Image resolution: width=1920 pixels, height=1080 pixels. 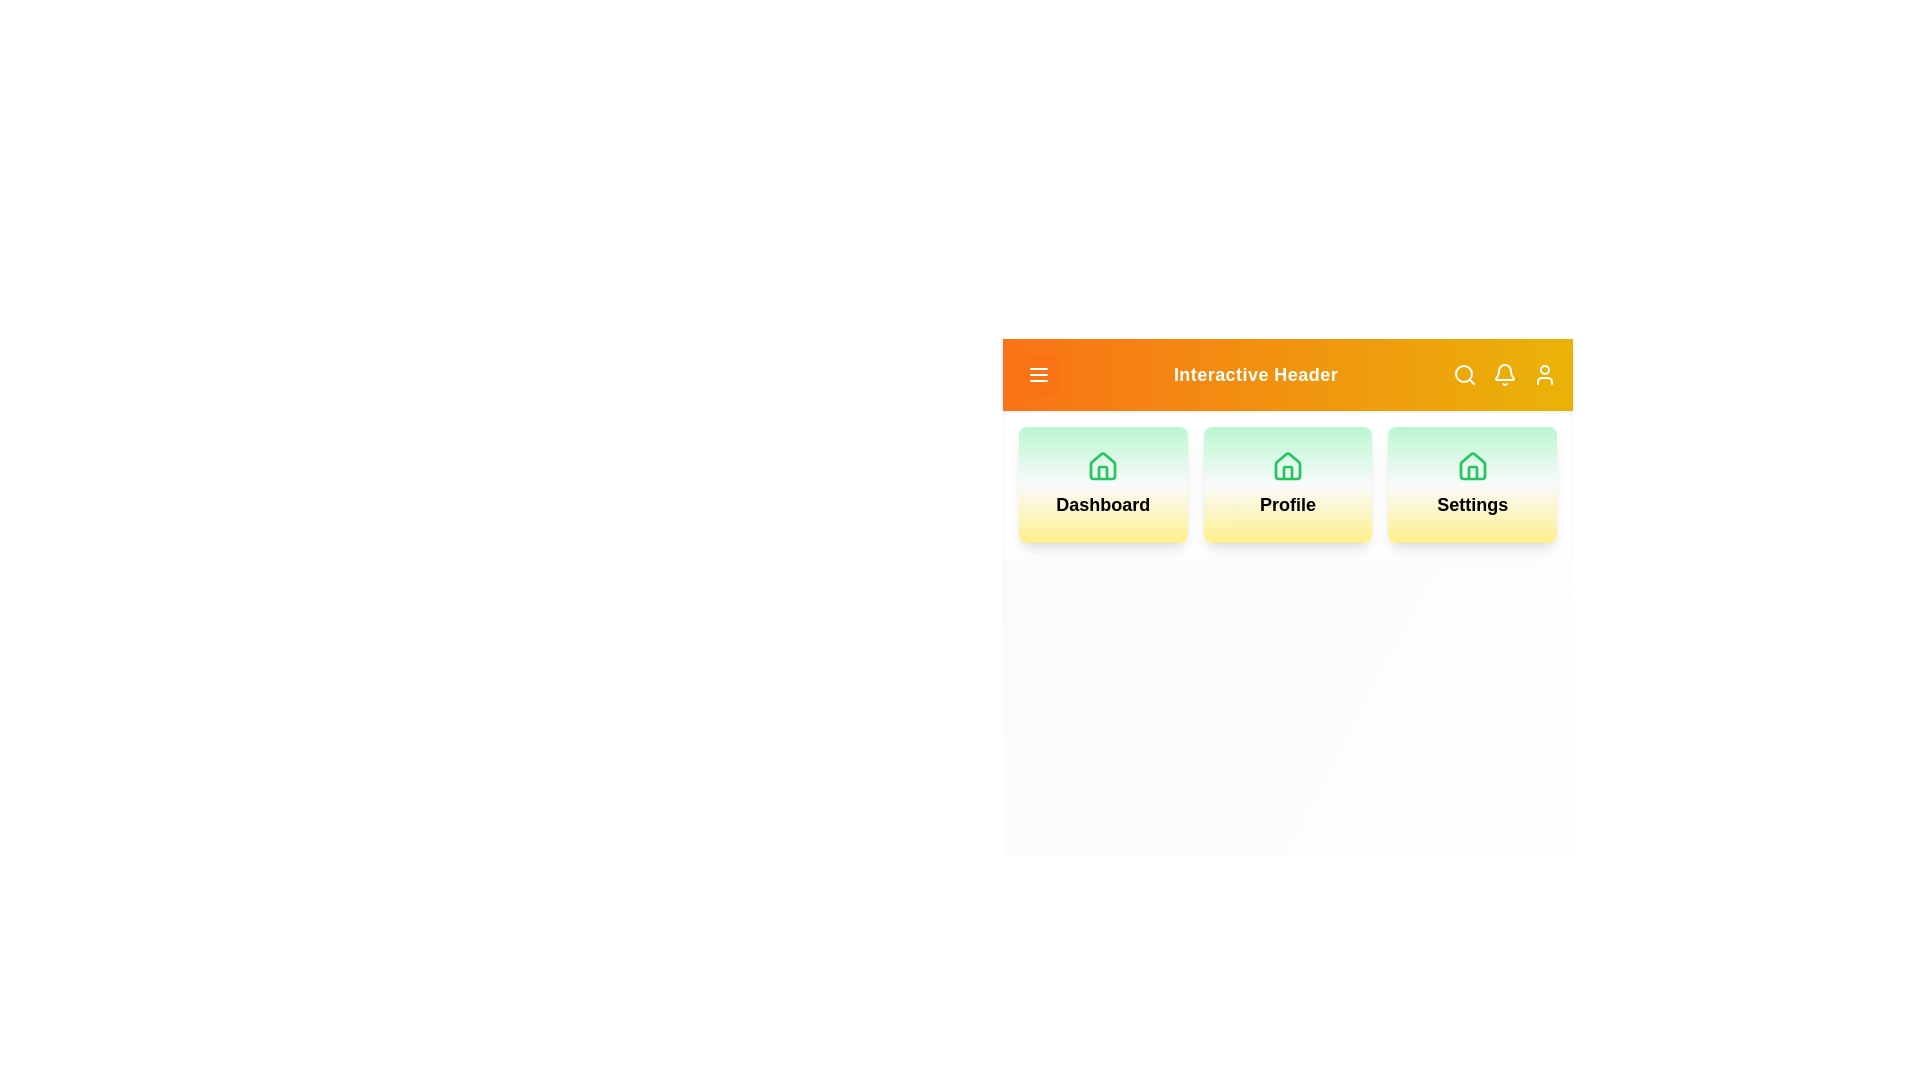 I want to click on the bell icon to observe its hover effect, so click(x=1505, y=374).